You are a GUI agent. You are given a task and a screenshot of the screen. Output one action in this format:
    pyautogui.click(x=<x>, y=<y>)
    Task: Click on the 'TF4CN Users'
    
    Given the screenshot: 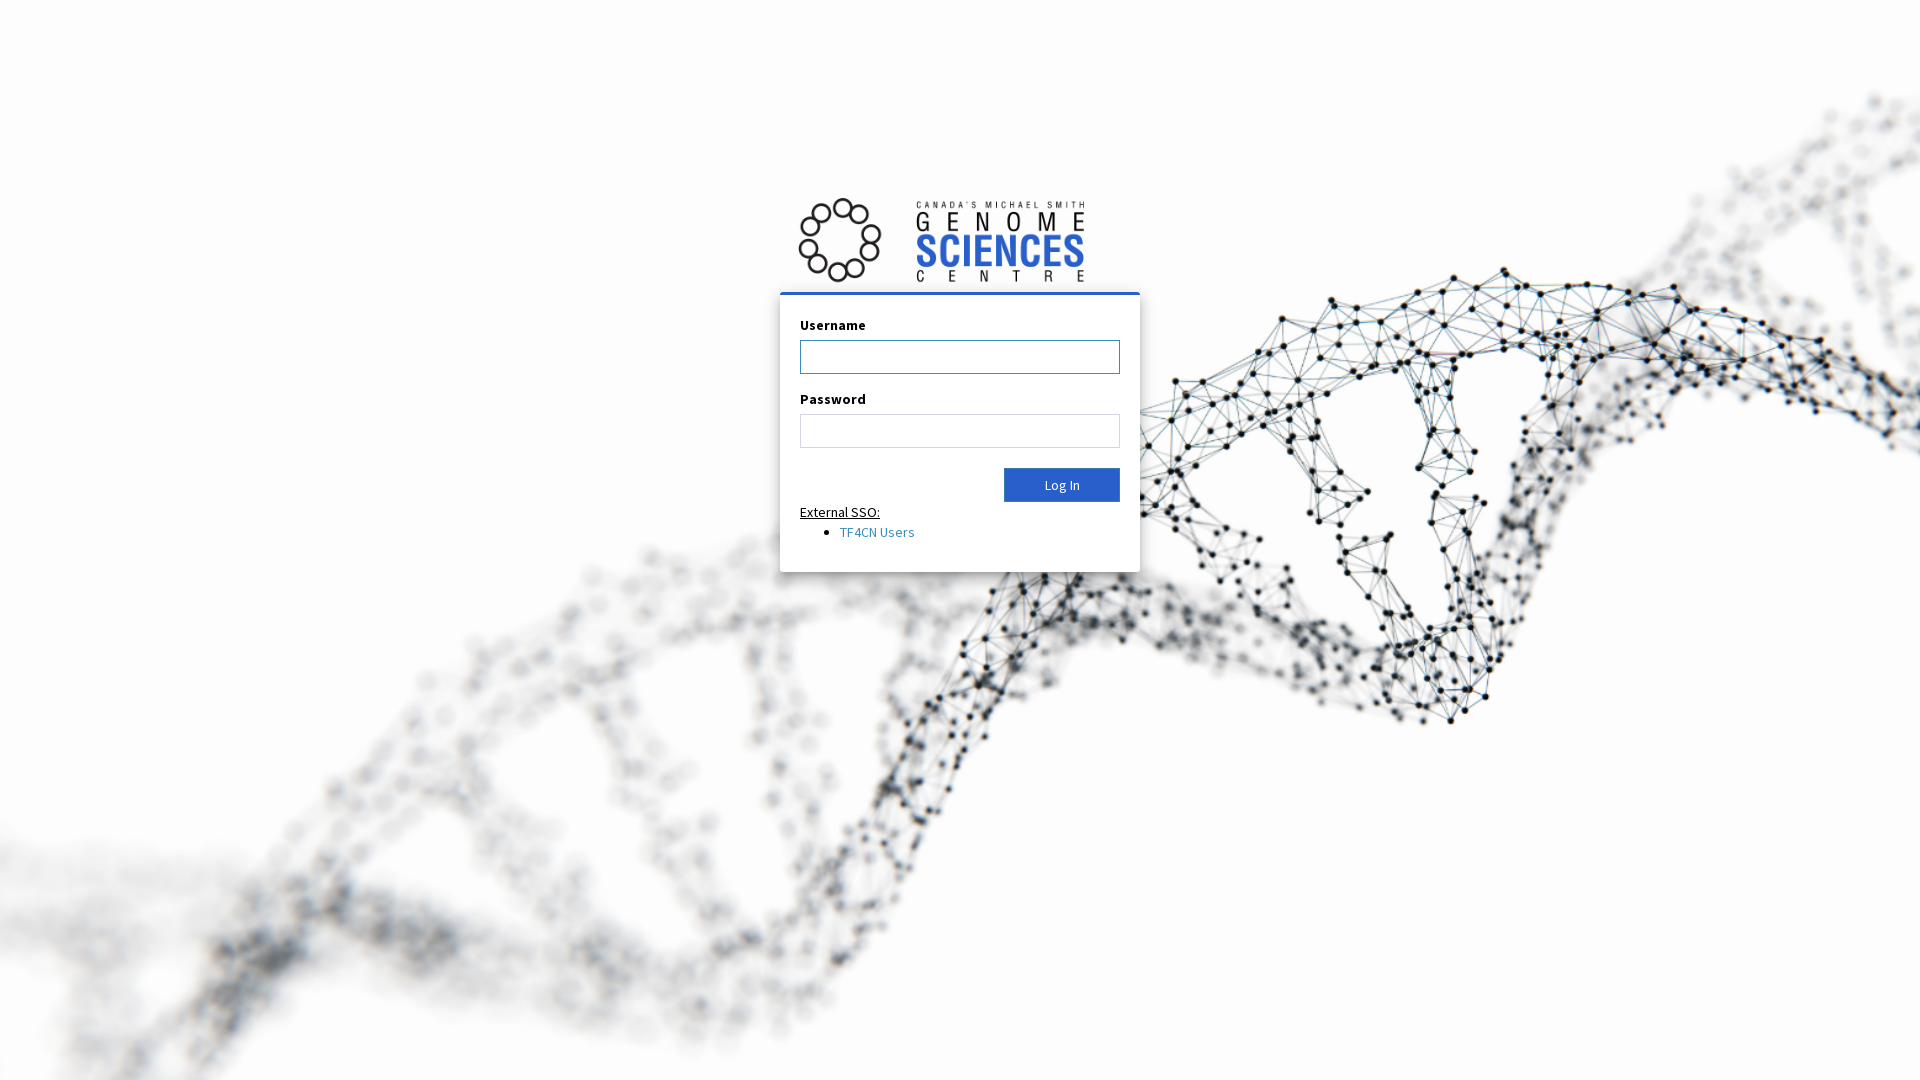 What is the action you would take?
    pyautogui.click(x=840, y=531)
    